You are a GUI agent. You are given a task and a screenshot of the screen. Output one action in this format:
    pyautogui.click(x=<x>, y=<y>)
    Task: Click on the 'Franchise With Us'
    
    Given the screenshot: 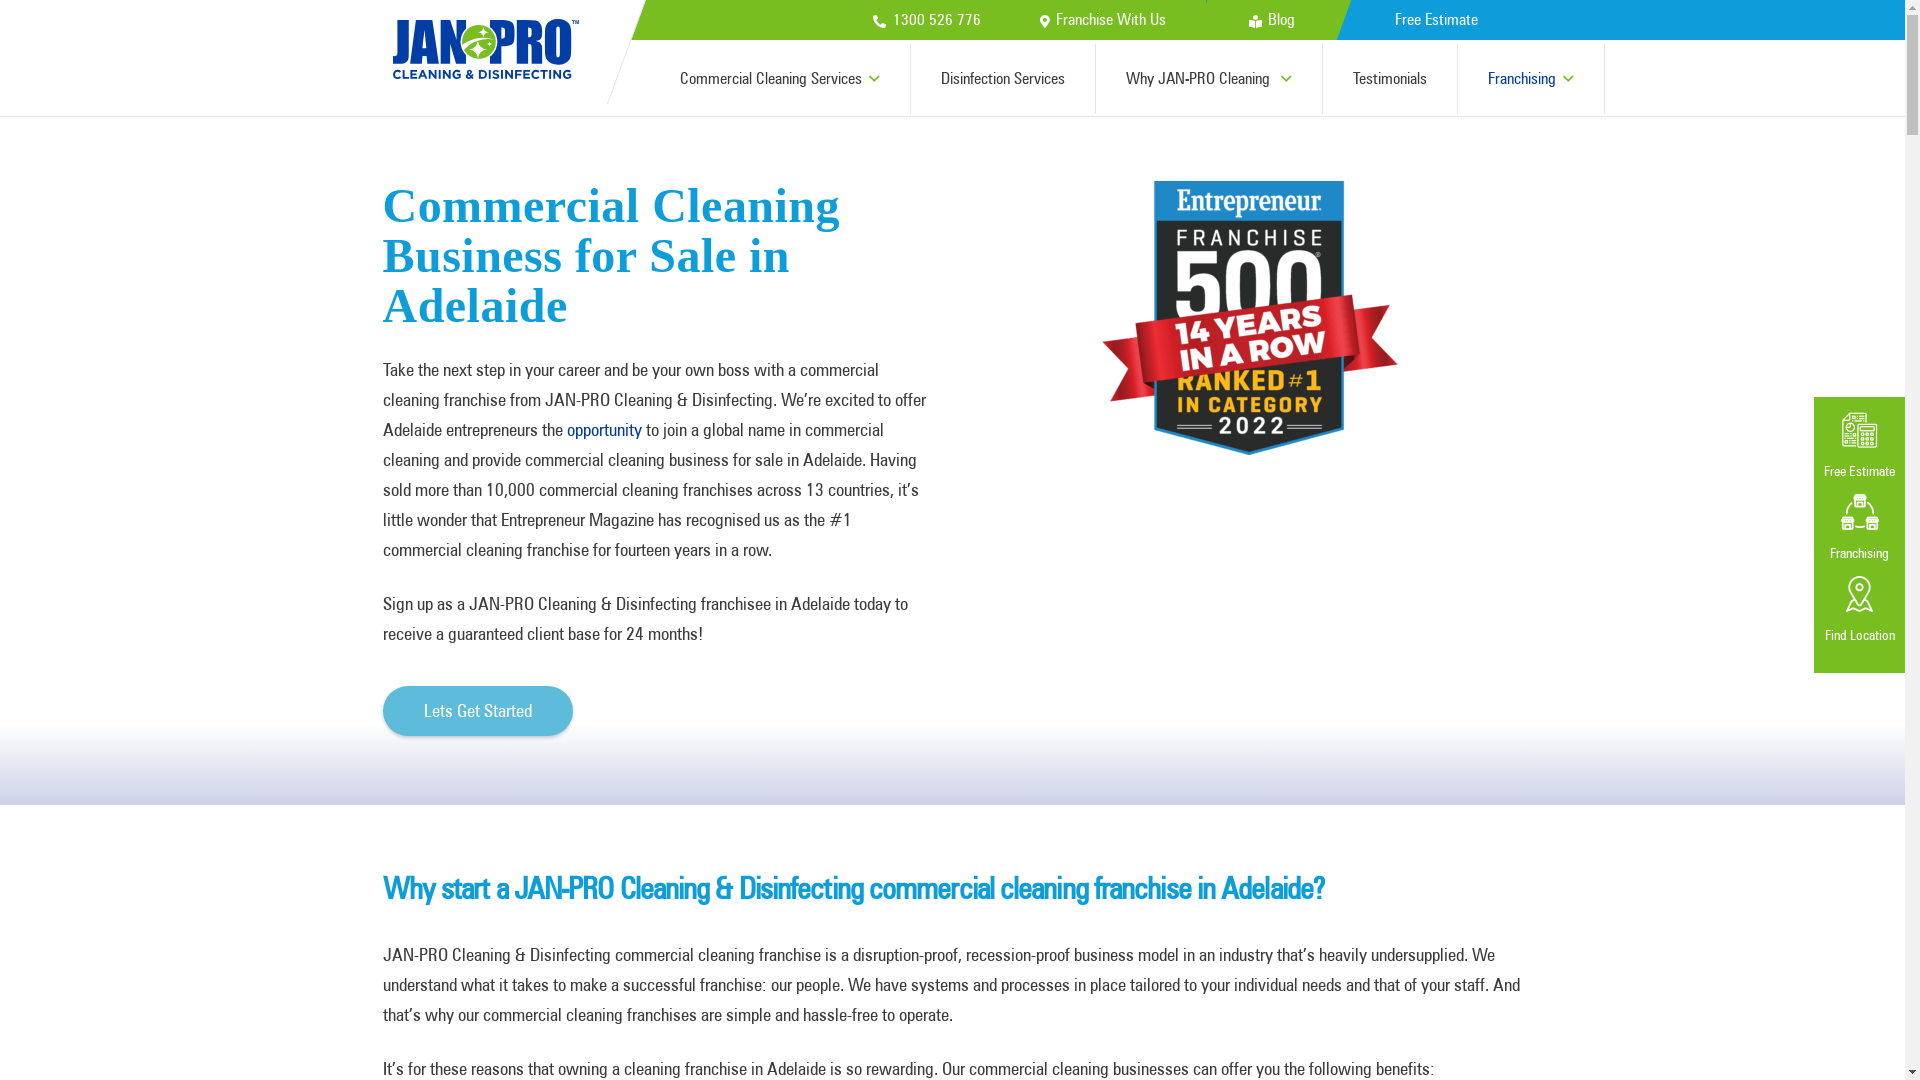 What is the action you would take?
    pyautogui.click(x=1040, y=19)
    